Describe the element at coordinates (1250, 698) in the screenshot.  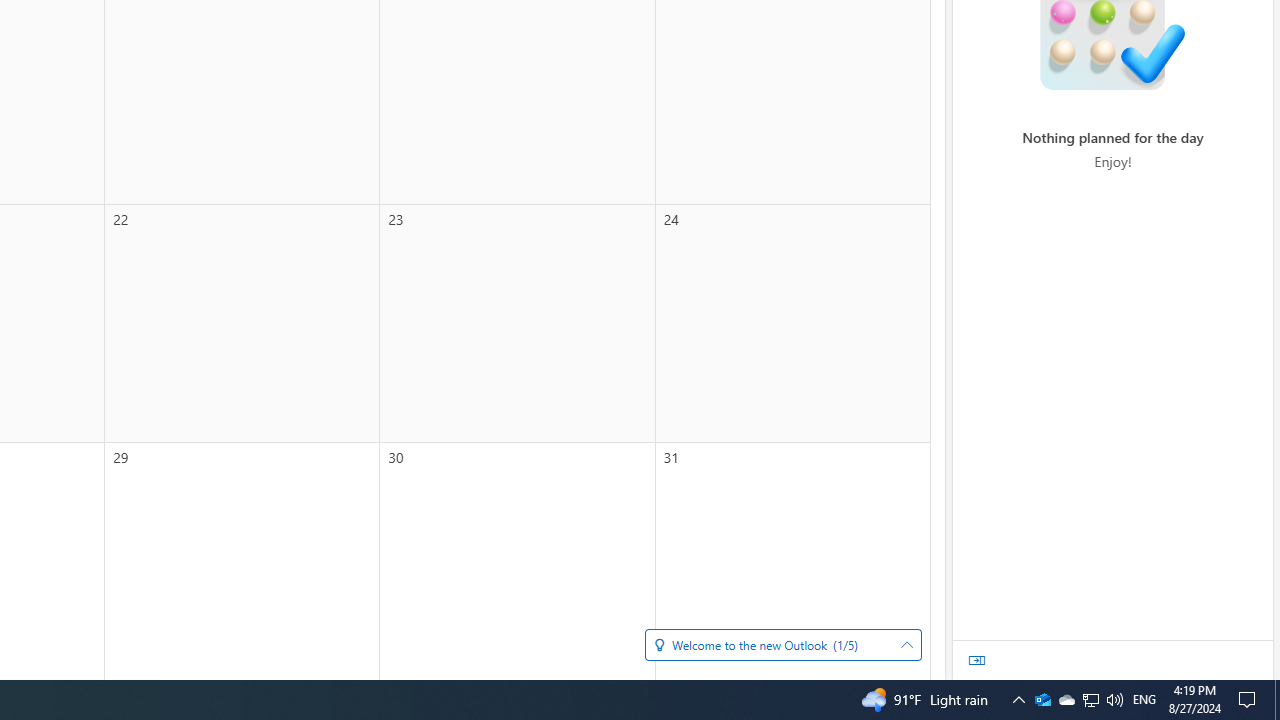
I see `'Show desktop'` at that location.